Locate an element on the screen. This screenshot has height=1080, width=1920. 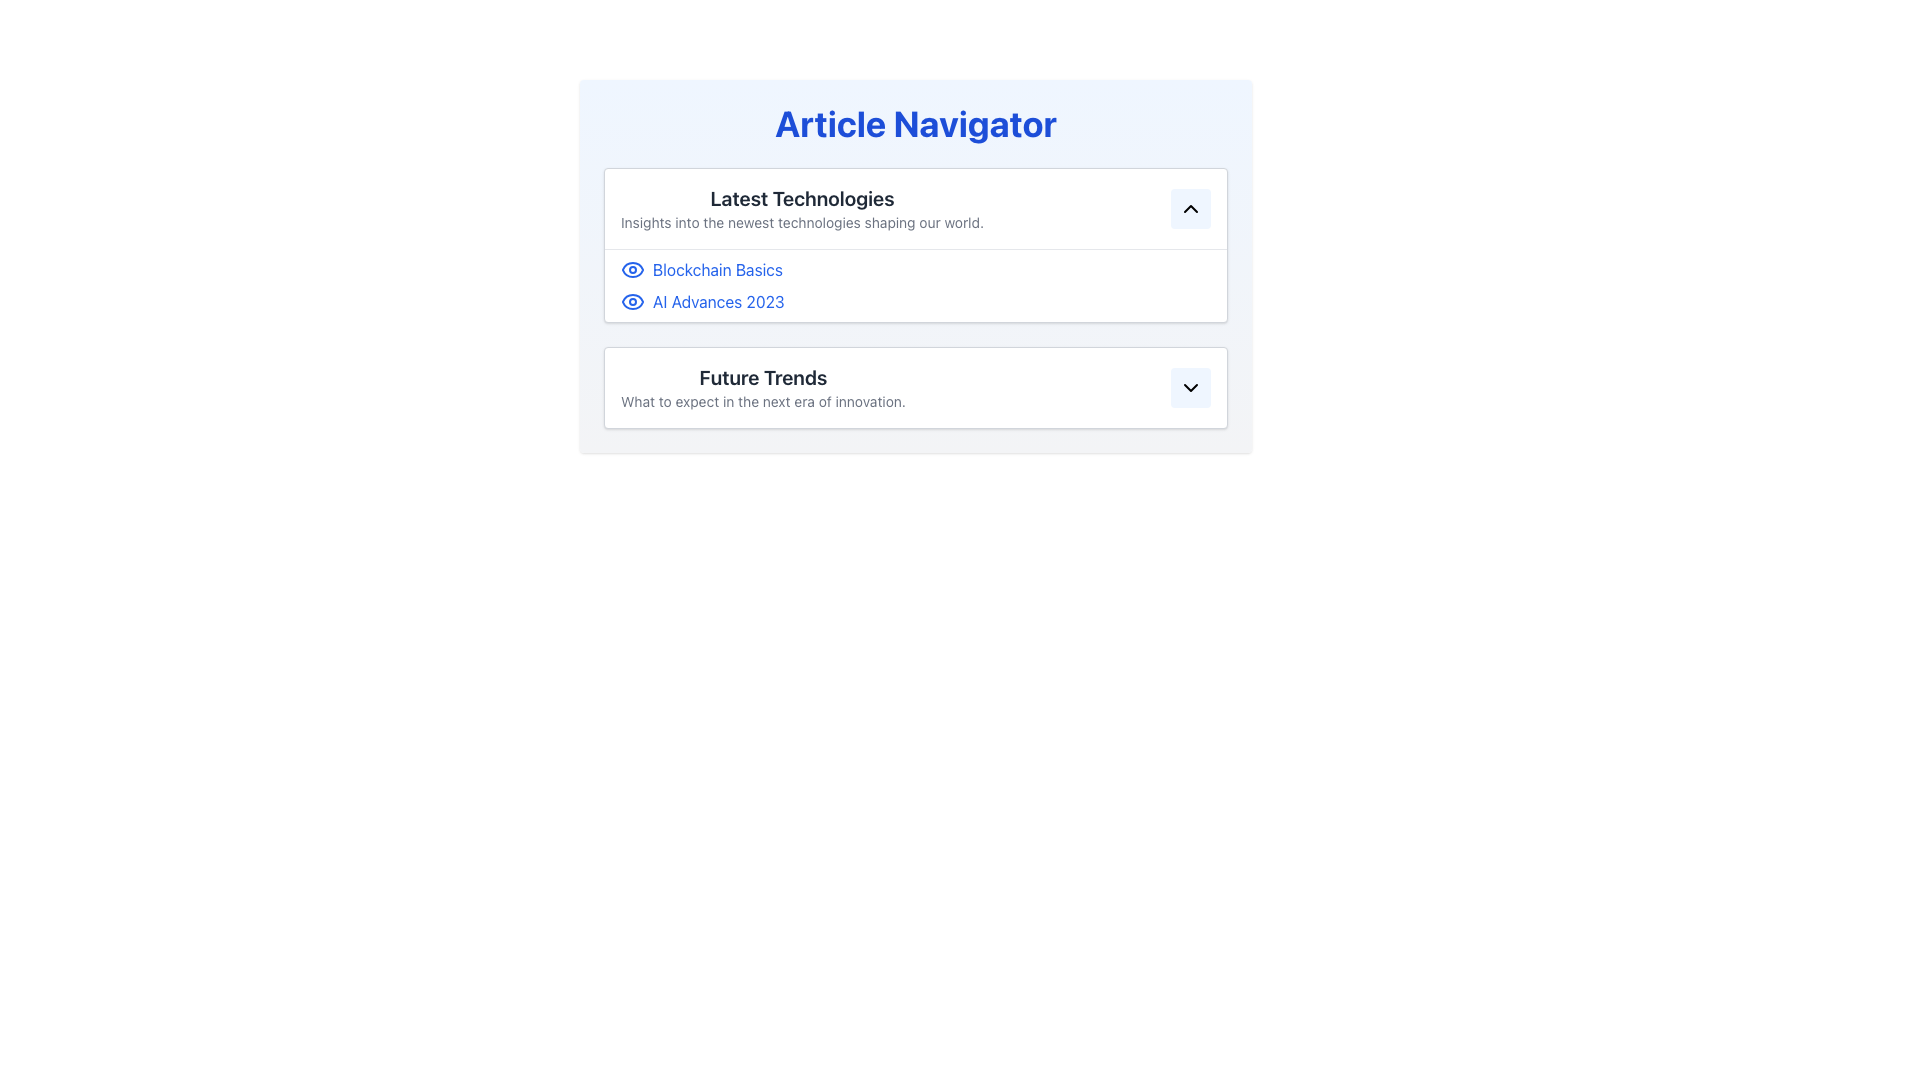
the toggle button located at the right end of the 'Latest Technologies' section header is located at coordinates (1190, 208).